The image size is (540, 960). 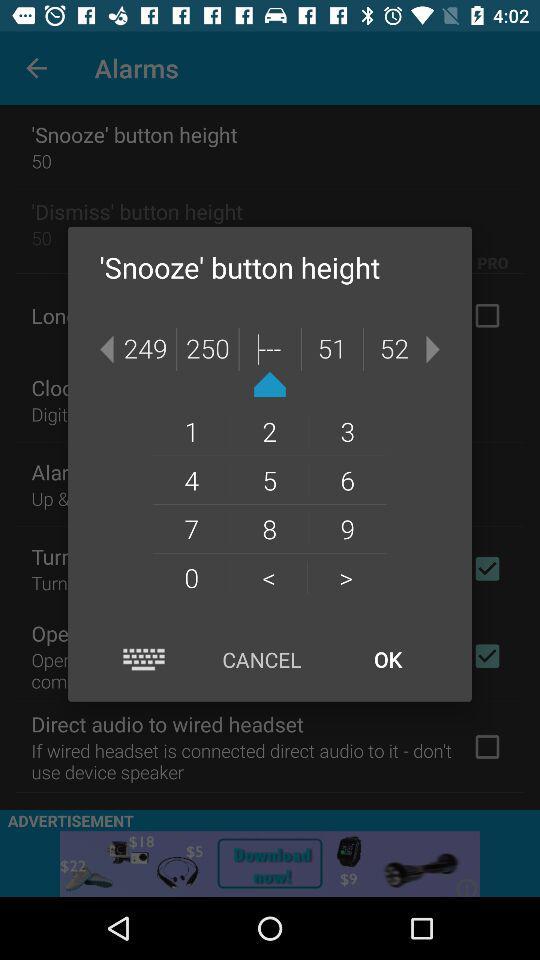 I want to click on item to the right of the 8, so click(x=345, y=577).